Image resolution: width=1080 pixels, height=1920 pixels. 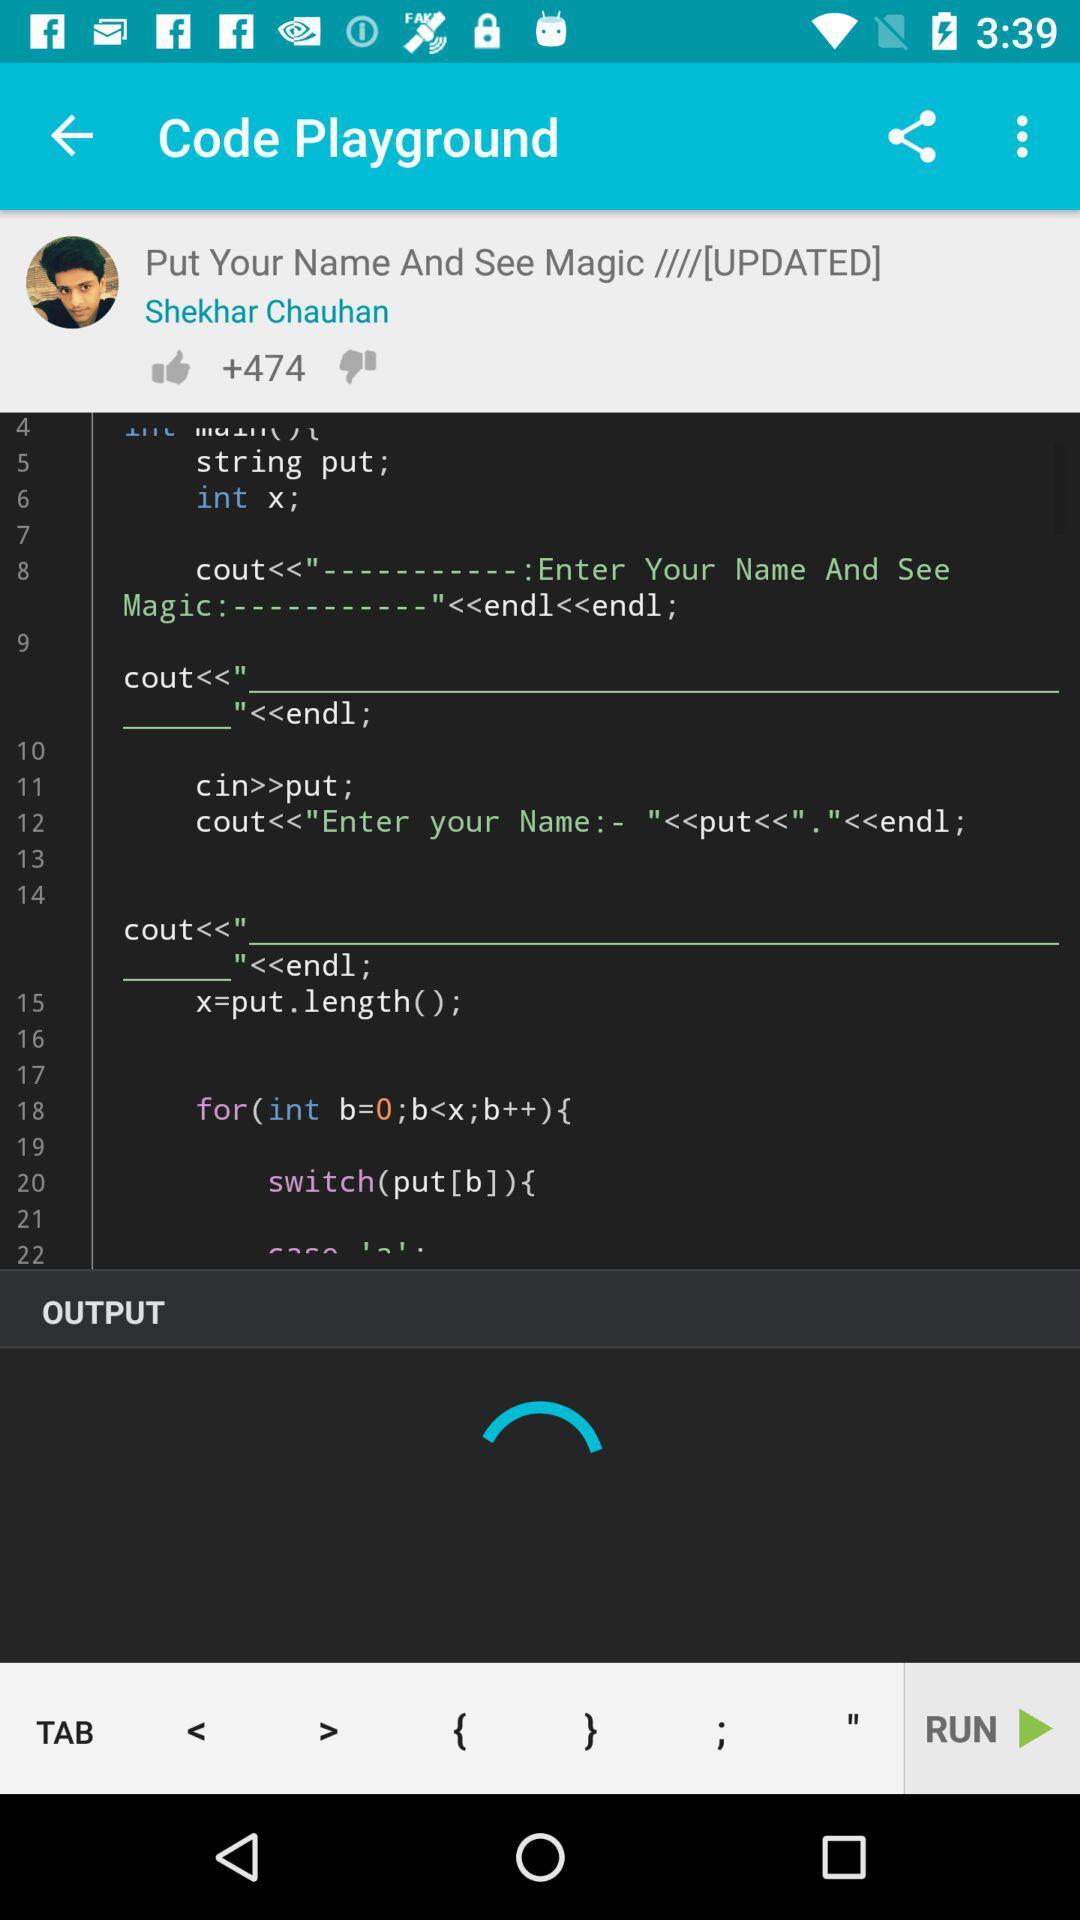 I want to click on vote up, so click(x=169, y=366).